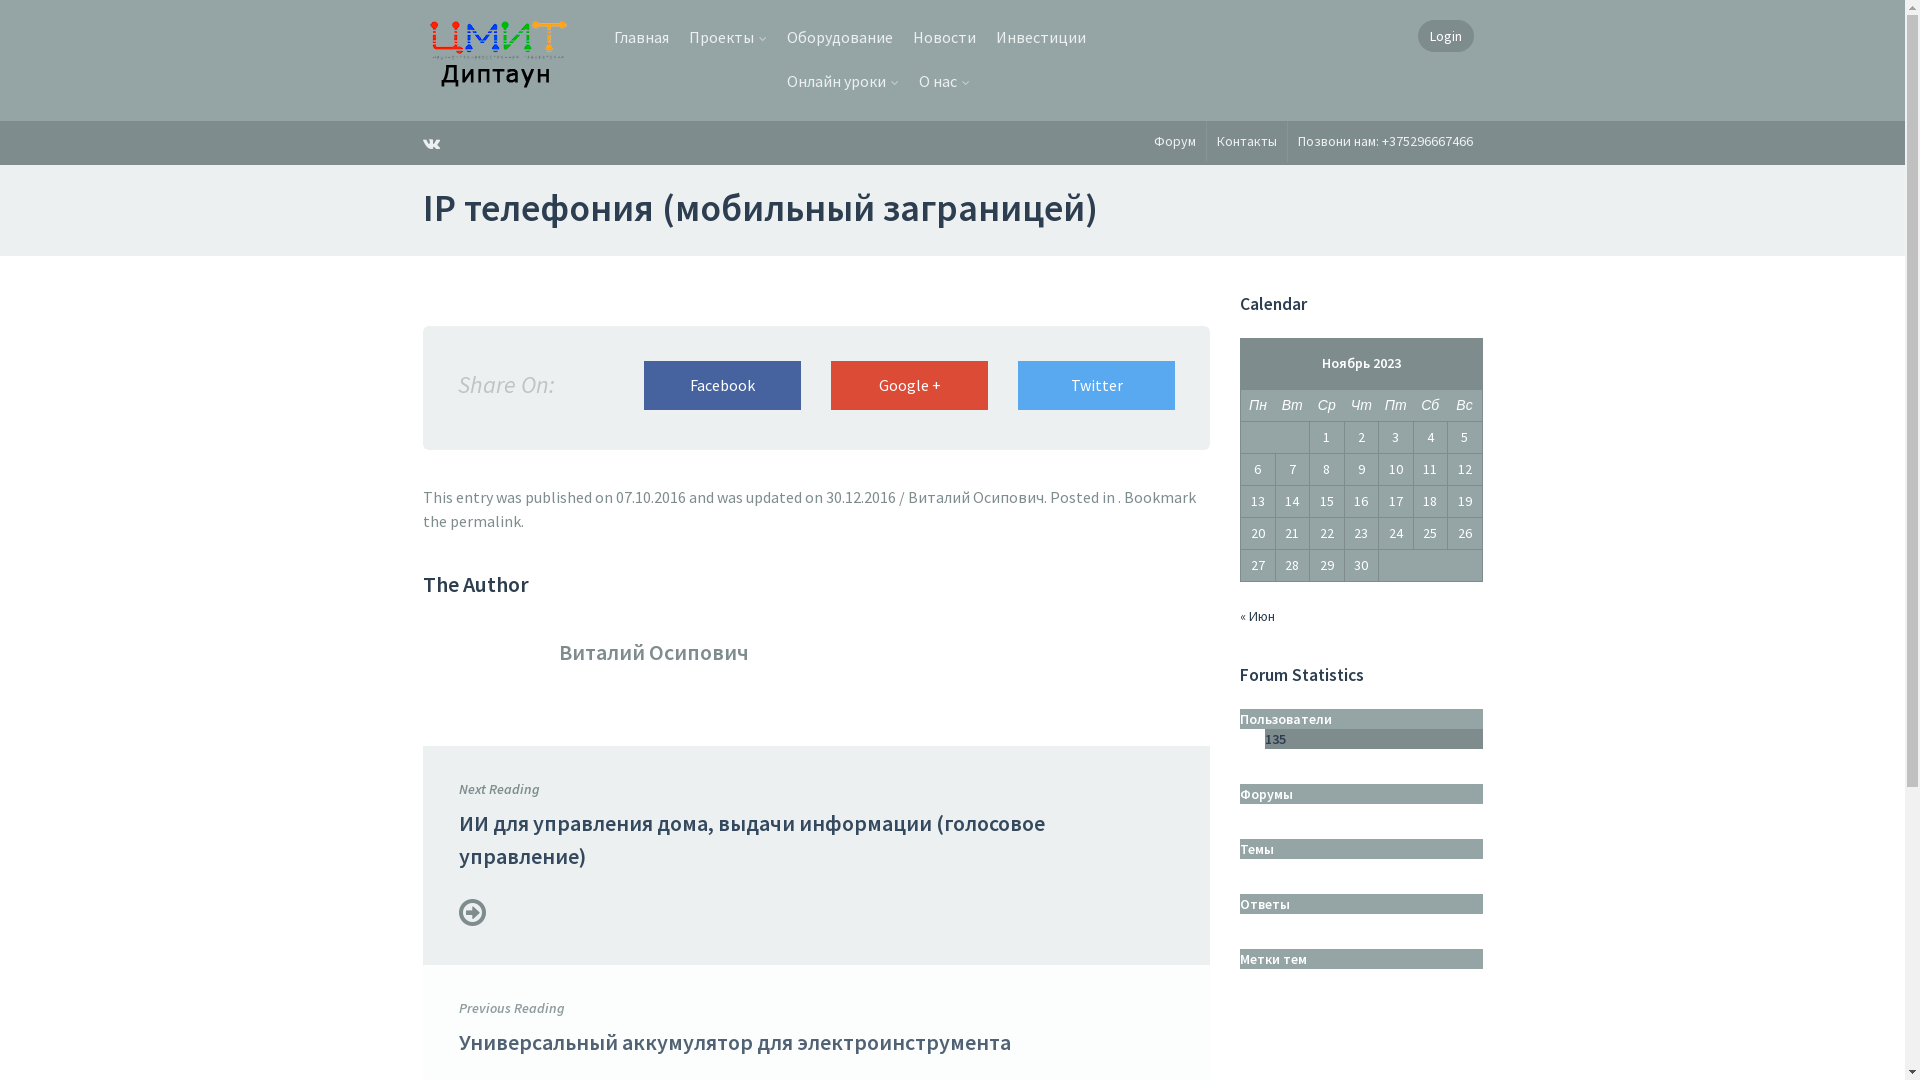 The width and height of the screenshot is (1920, 1080). What do you see at coordinates (485, 519) in the screenshot?
I see `'permalink'` at bounding box center [485, 519].